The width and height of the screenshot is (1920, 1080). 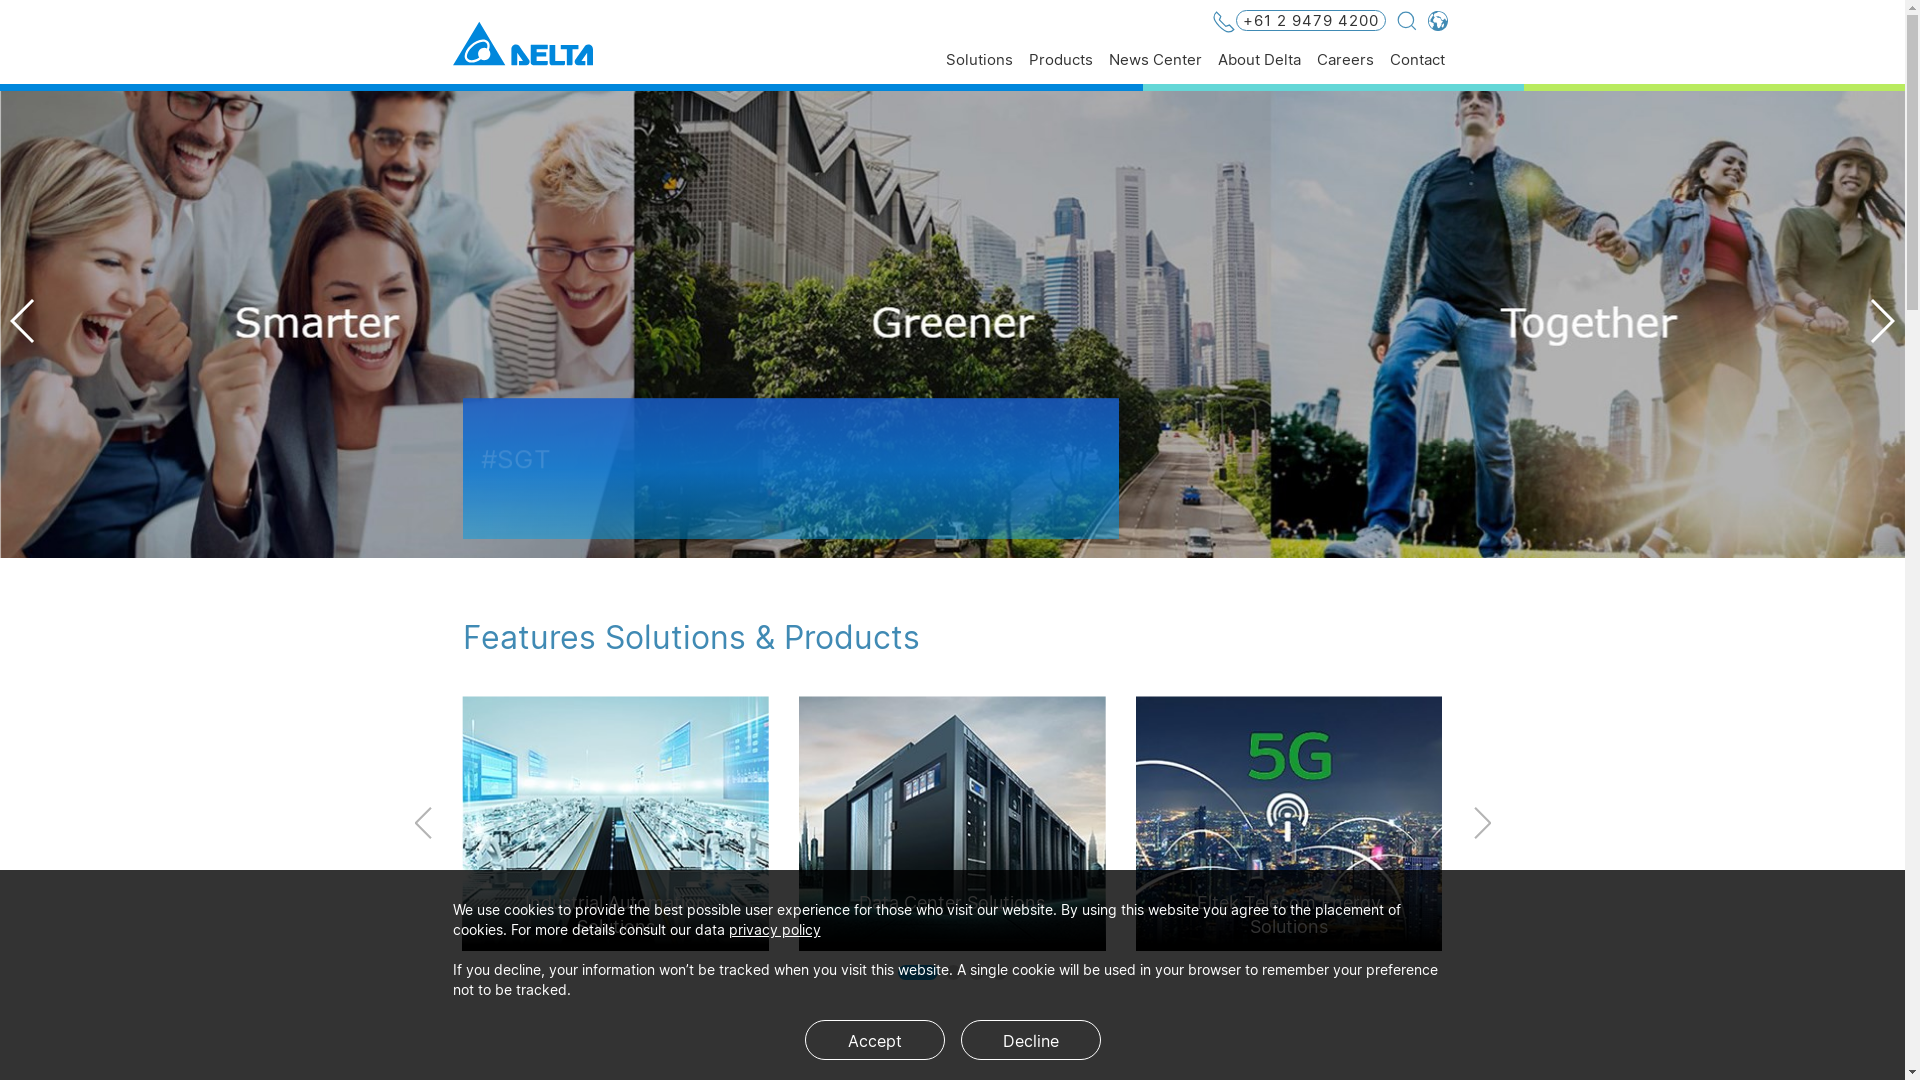 What do you see at coordinates (772, 929) in the screenshot?
I see `'privacy policy'` at bounding box center [772, 929].